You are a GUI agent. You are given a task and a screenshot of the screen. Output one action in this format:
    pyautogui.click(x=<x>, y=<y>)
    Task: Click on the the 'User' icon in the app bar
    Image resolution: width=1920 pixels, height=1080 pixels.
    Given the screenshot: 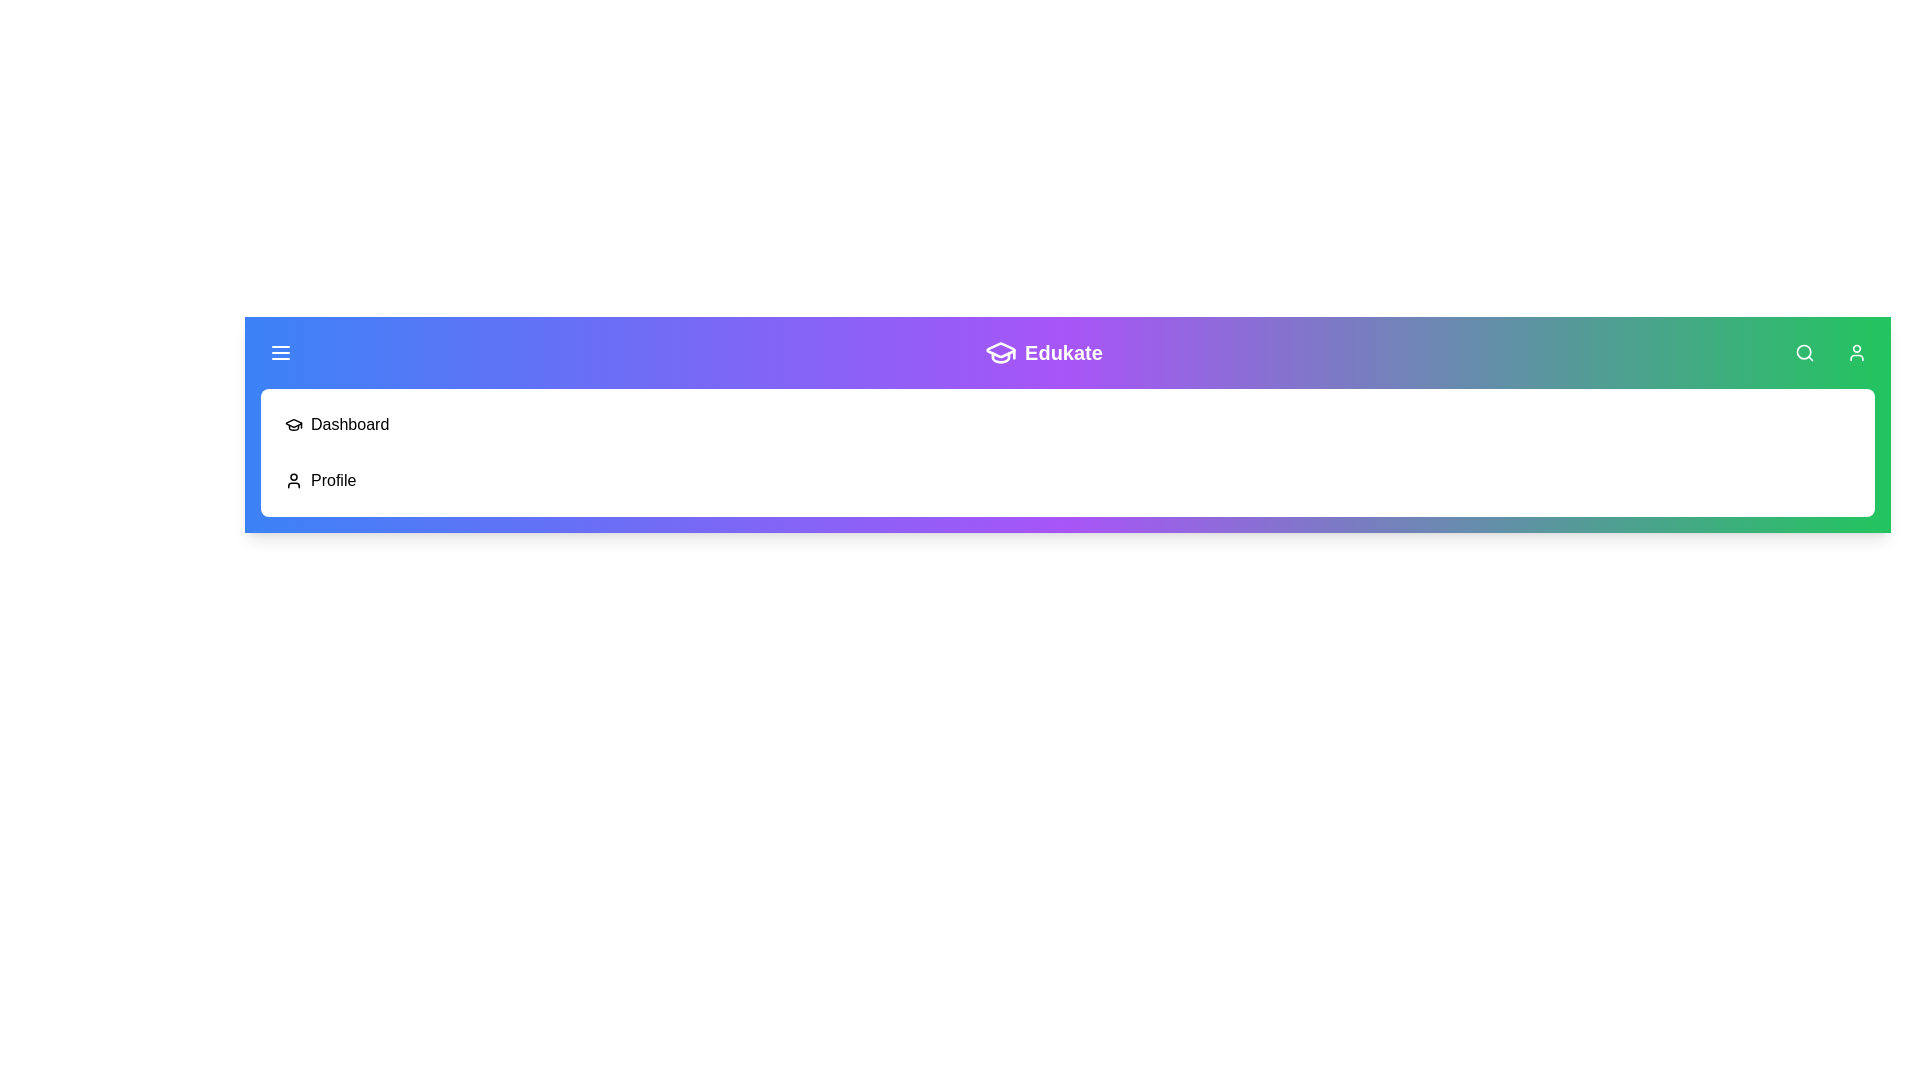 What is the action you would take?
    pyautogui.click(x=1856, y=352)
    